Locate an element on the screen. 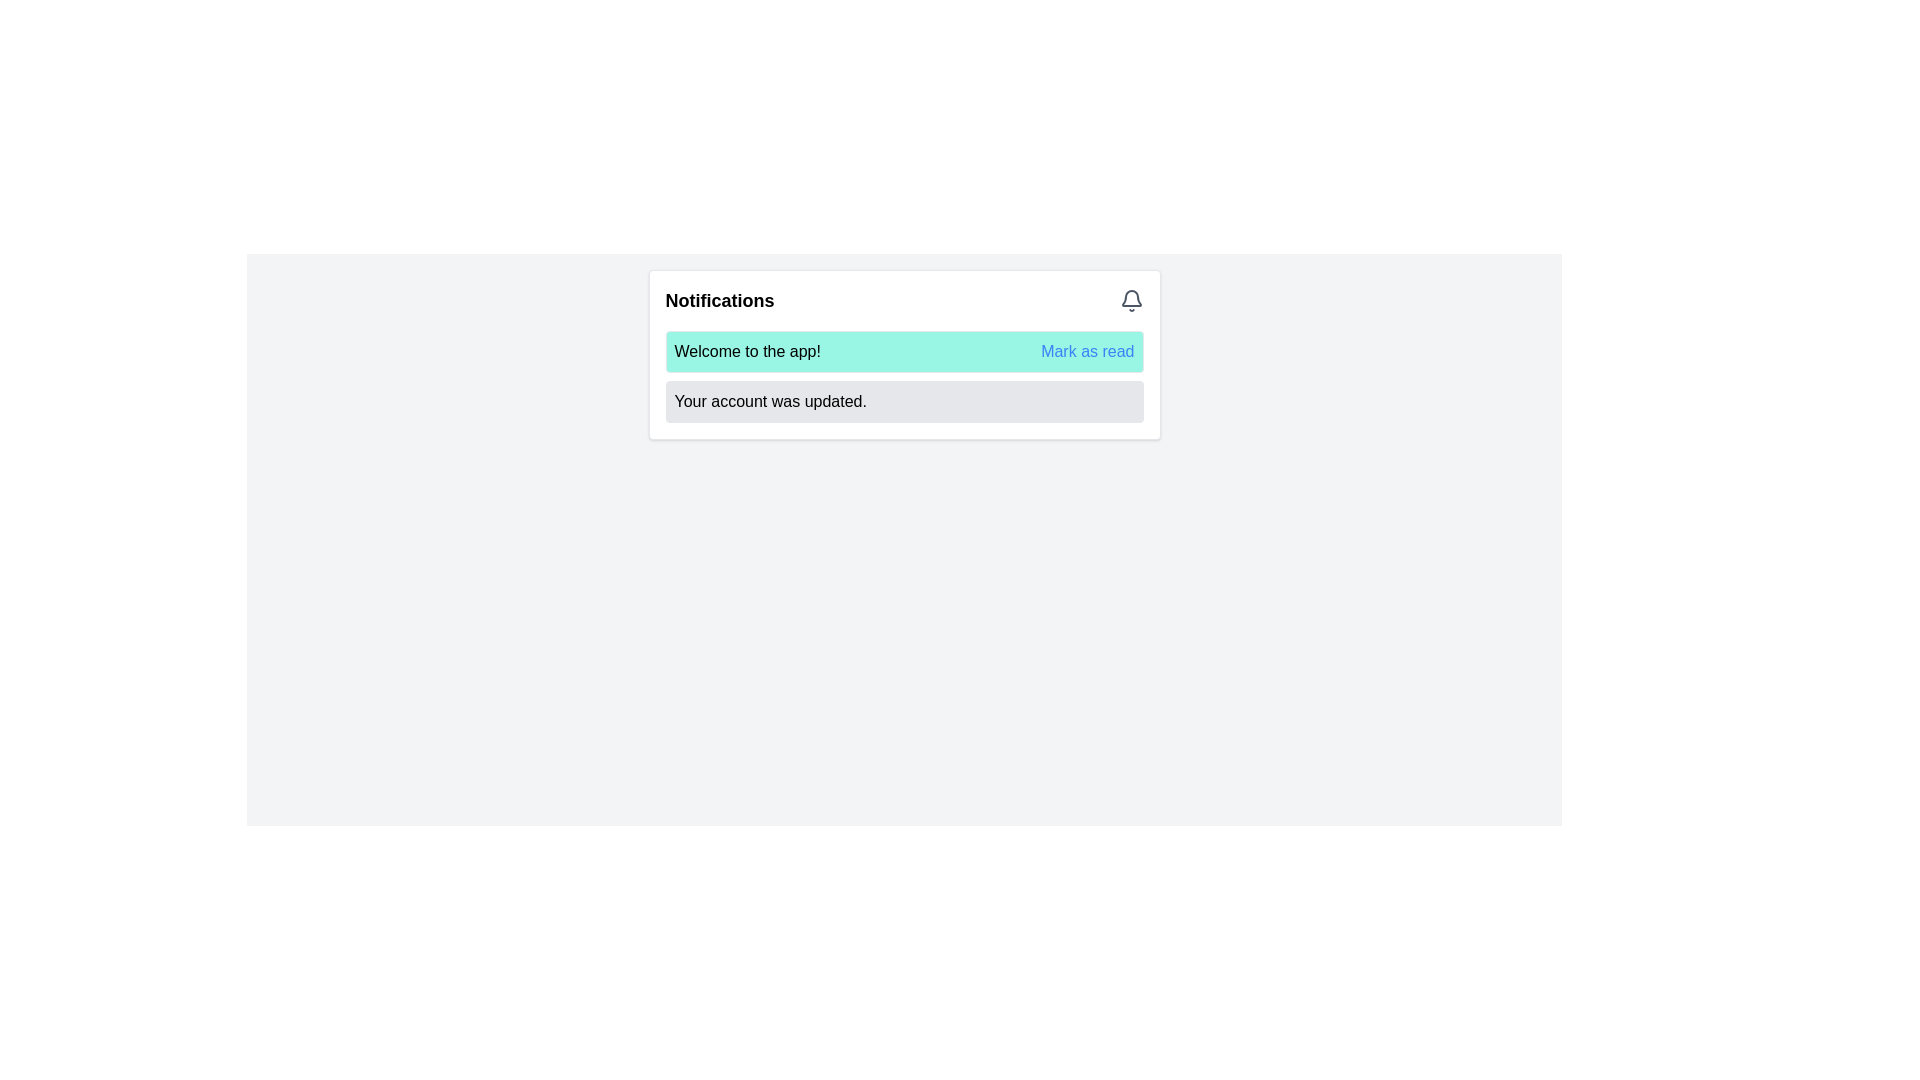 This screenshot has width=1920, height=1080. the Text Label that reads 'Welcome to the app!', which is styled in bold and located within a teal background notification bar is located at coordinates (746, 350).